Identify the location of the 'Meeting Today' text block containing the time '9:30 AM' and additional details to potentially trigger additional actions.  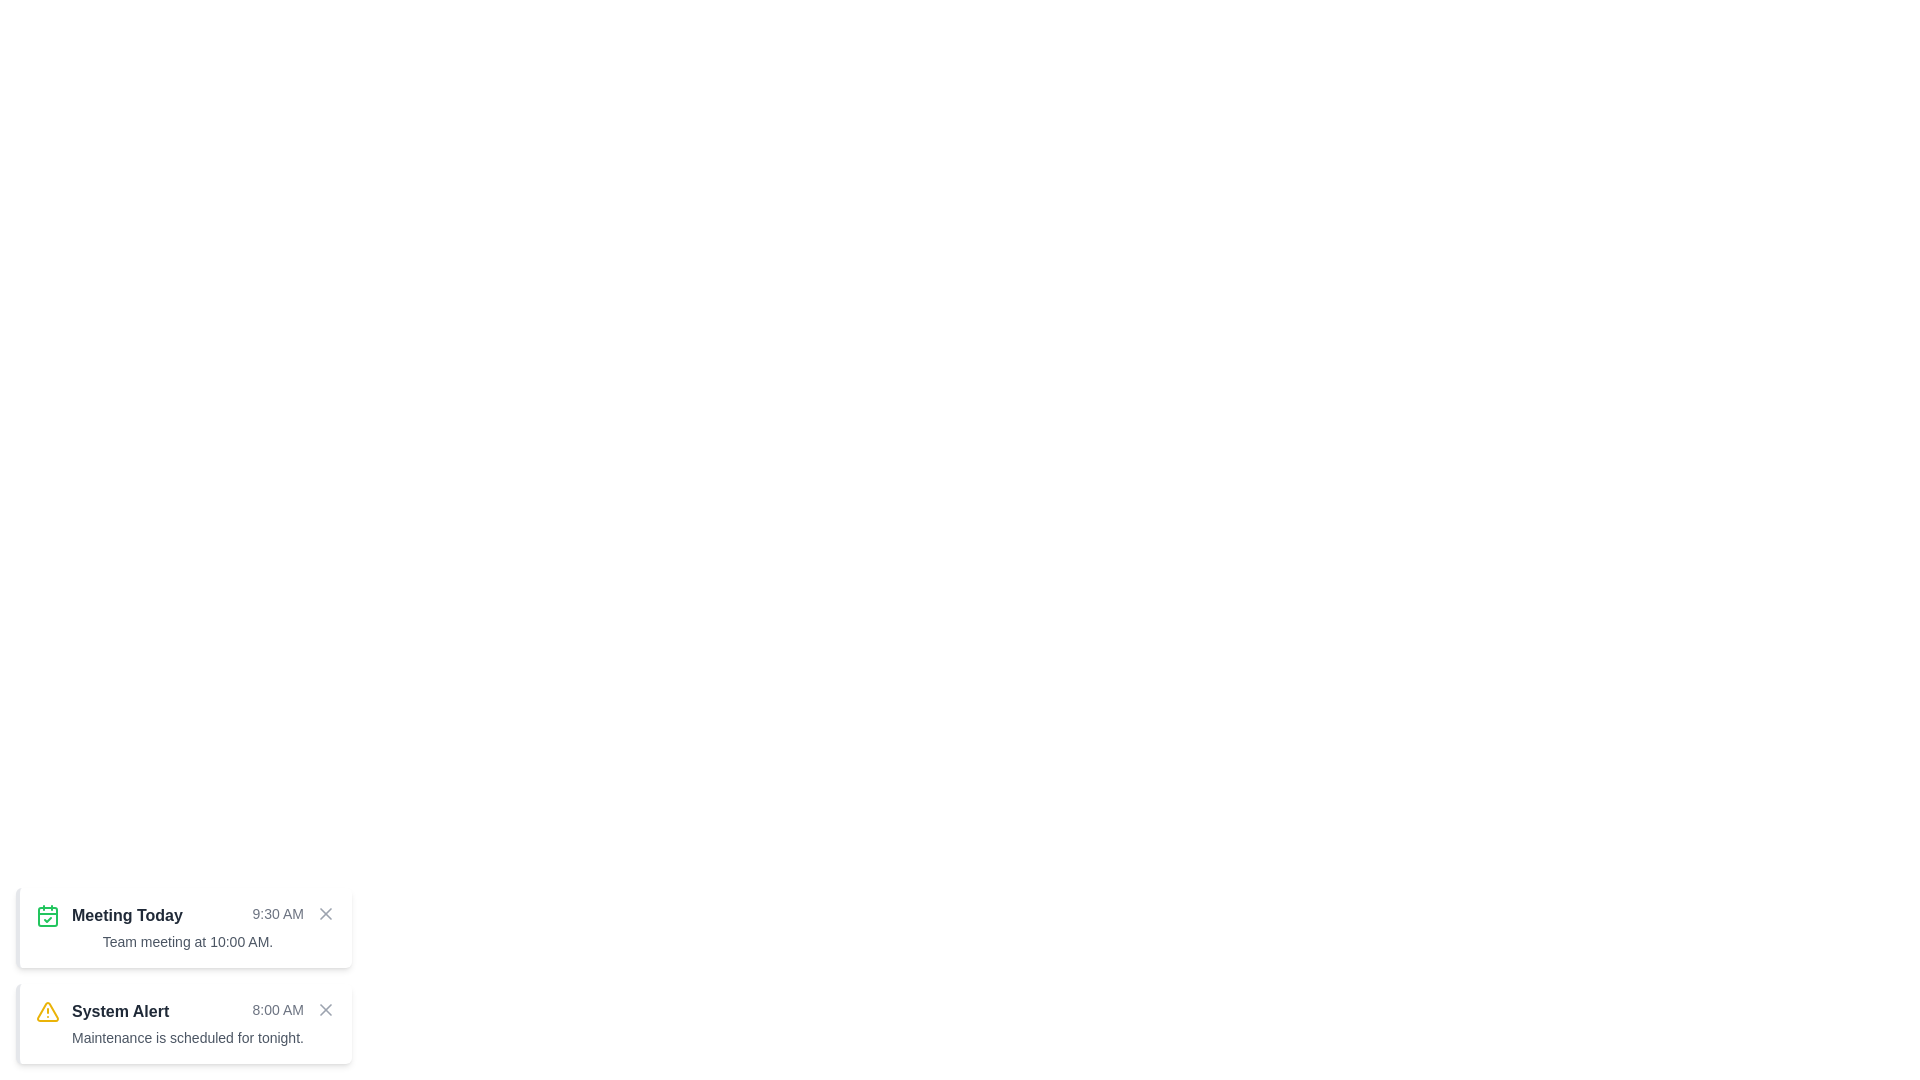
(187, 928).